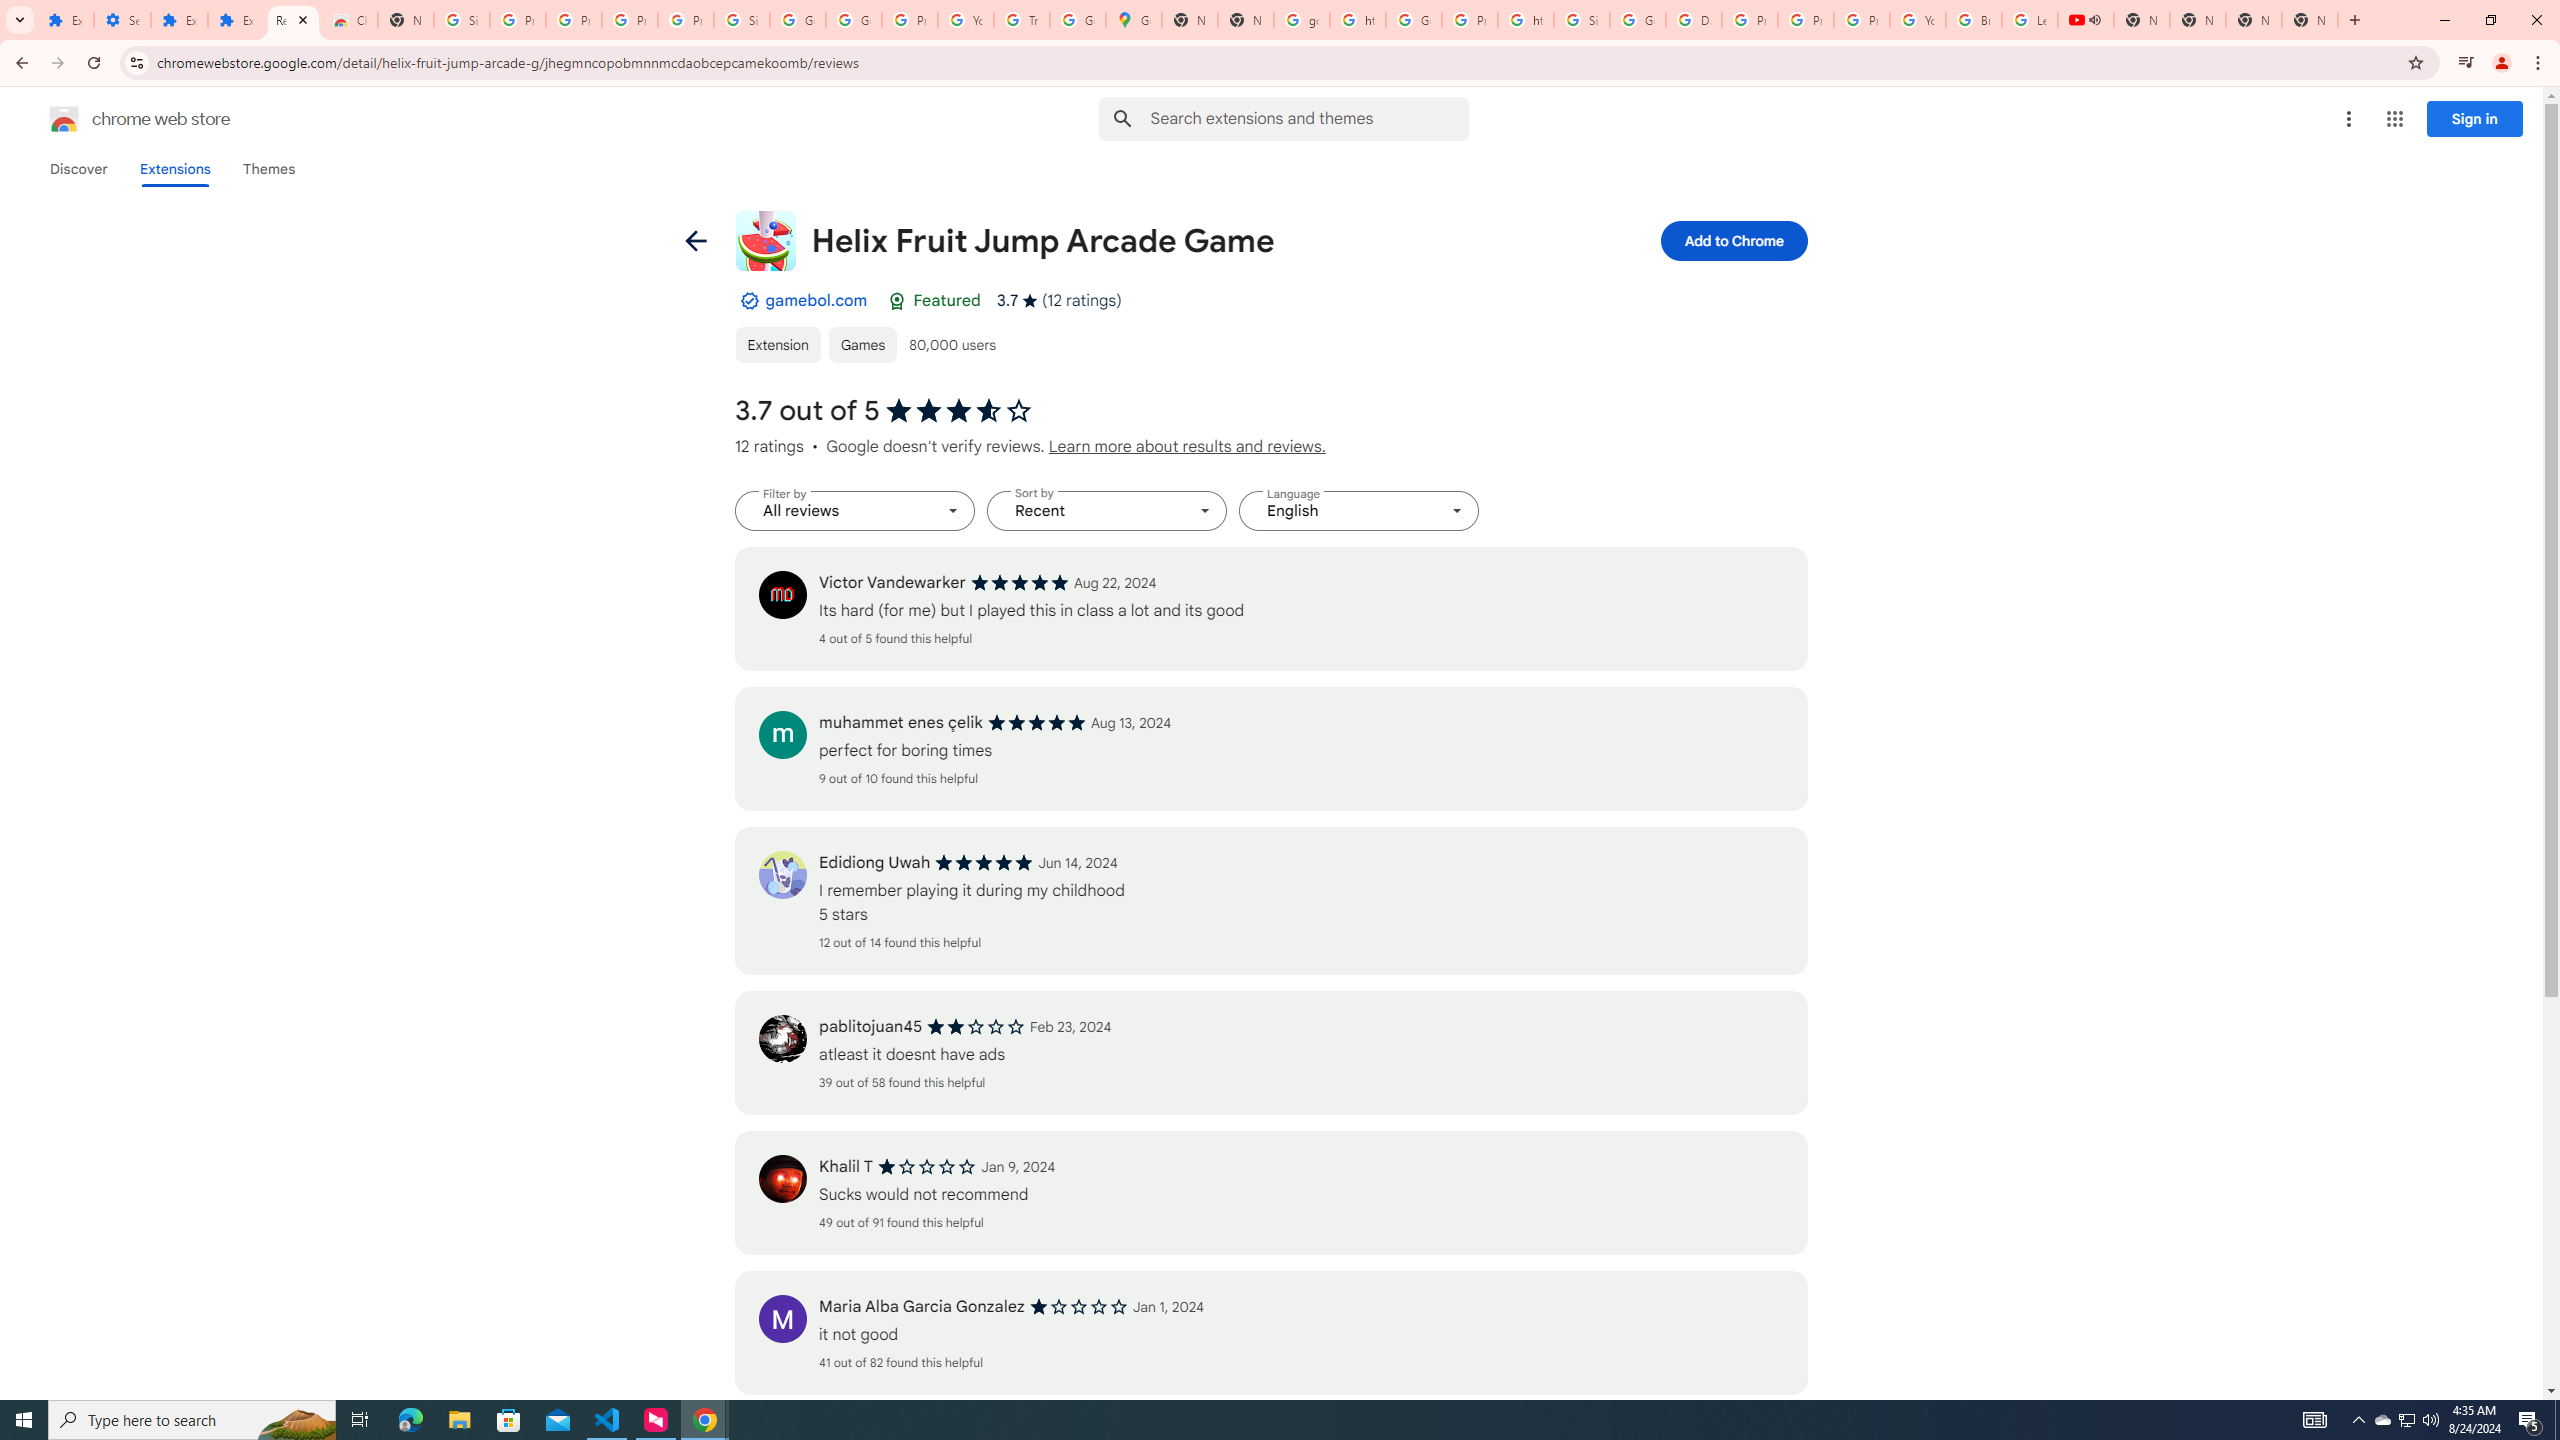 The width and height of the screenshot is (2560, 1440). What do you see at coordinates (765, 241) in the screenshot?
I see `'Item logo image for Helix Fruit Jump Arcade Game'` at bounding box center [765, 241].